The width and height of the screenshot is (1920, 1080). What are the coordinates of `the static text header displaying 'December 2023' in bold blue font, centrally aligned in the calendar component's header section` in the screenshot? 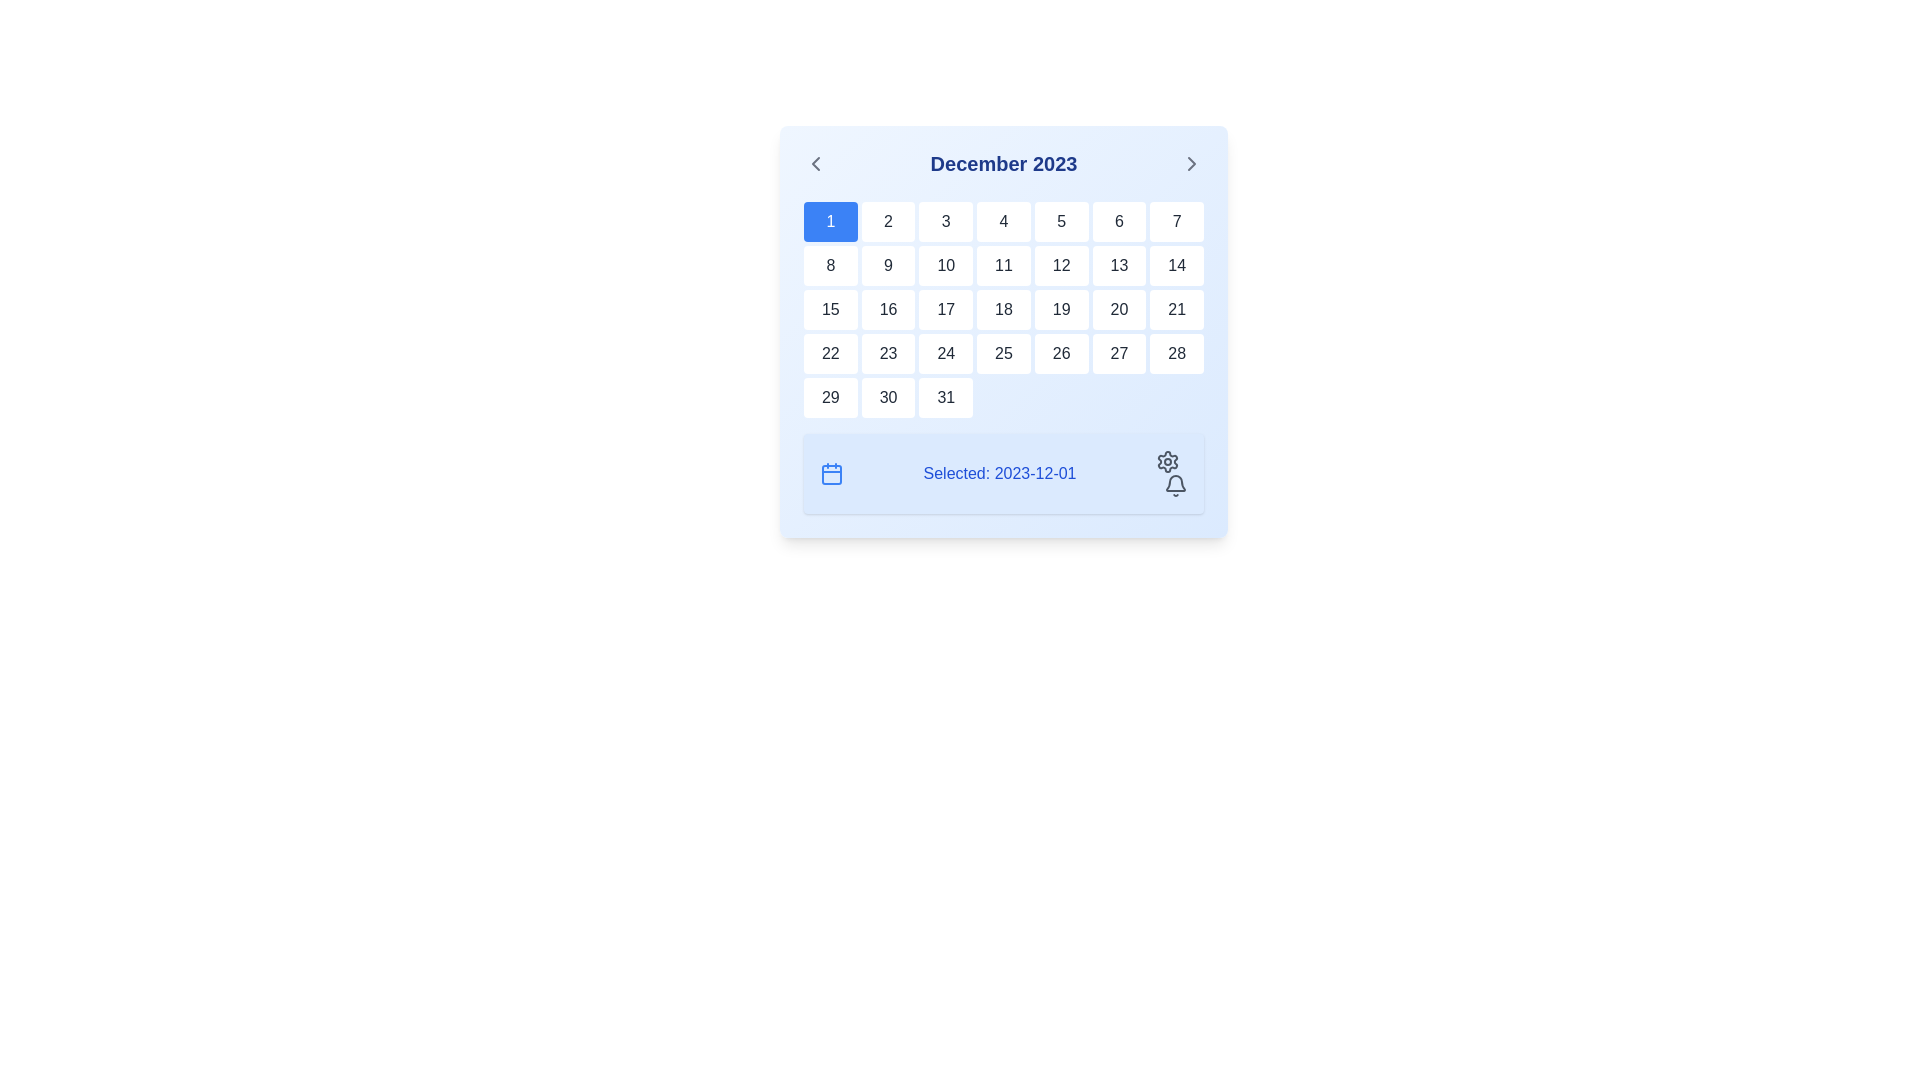 It's located at (1003, 163).